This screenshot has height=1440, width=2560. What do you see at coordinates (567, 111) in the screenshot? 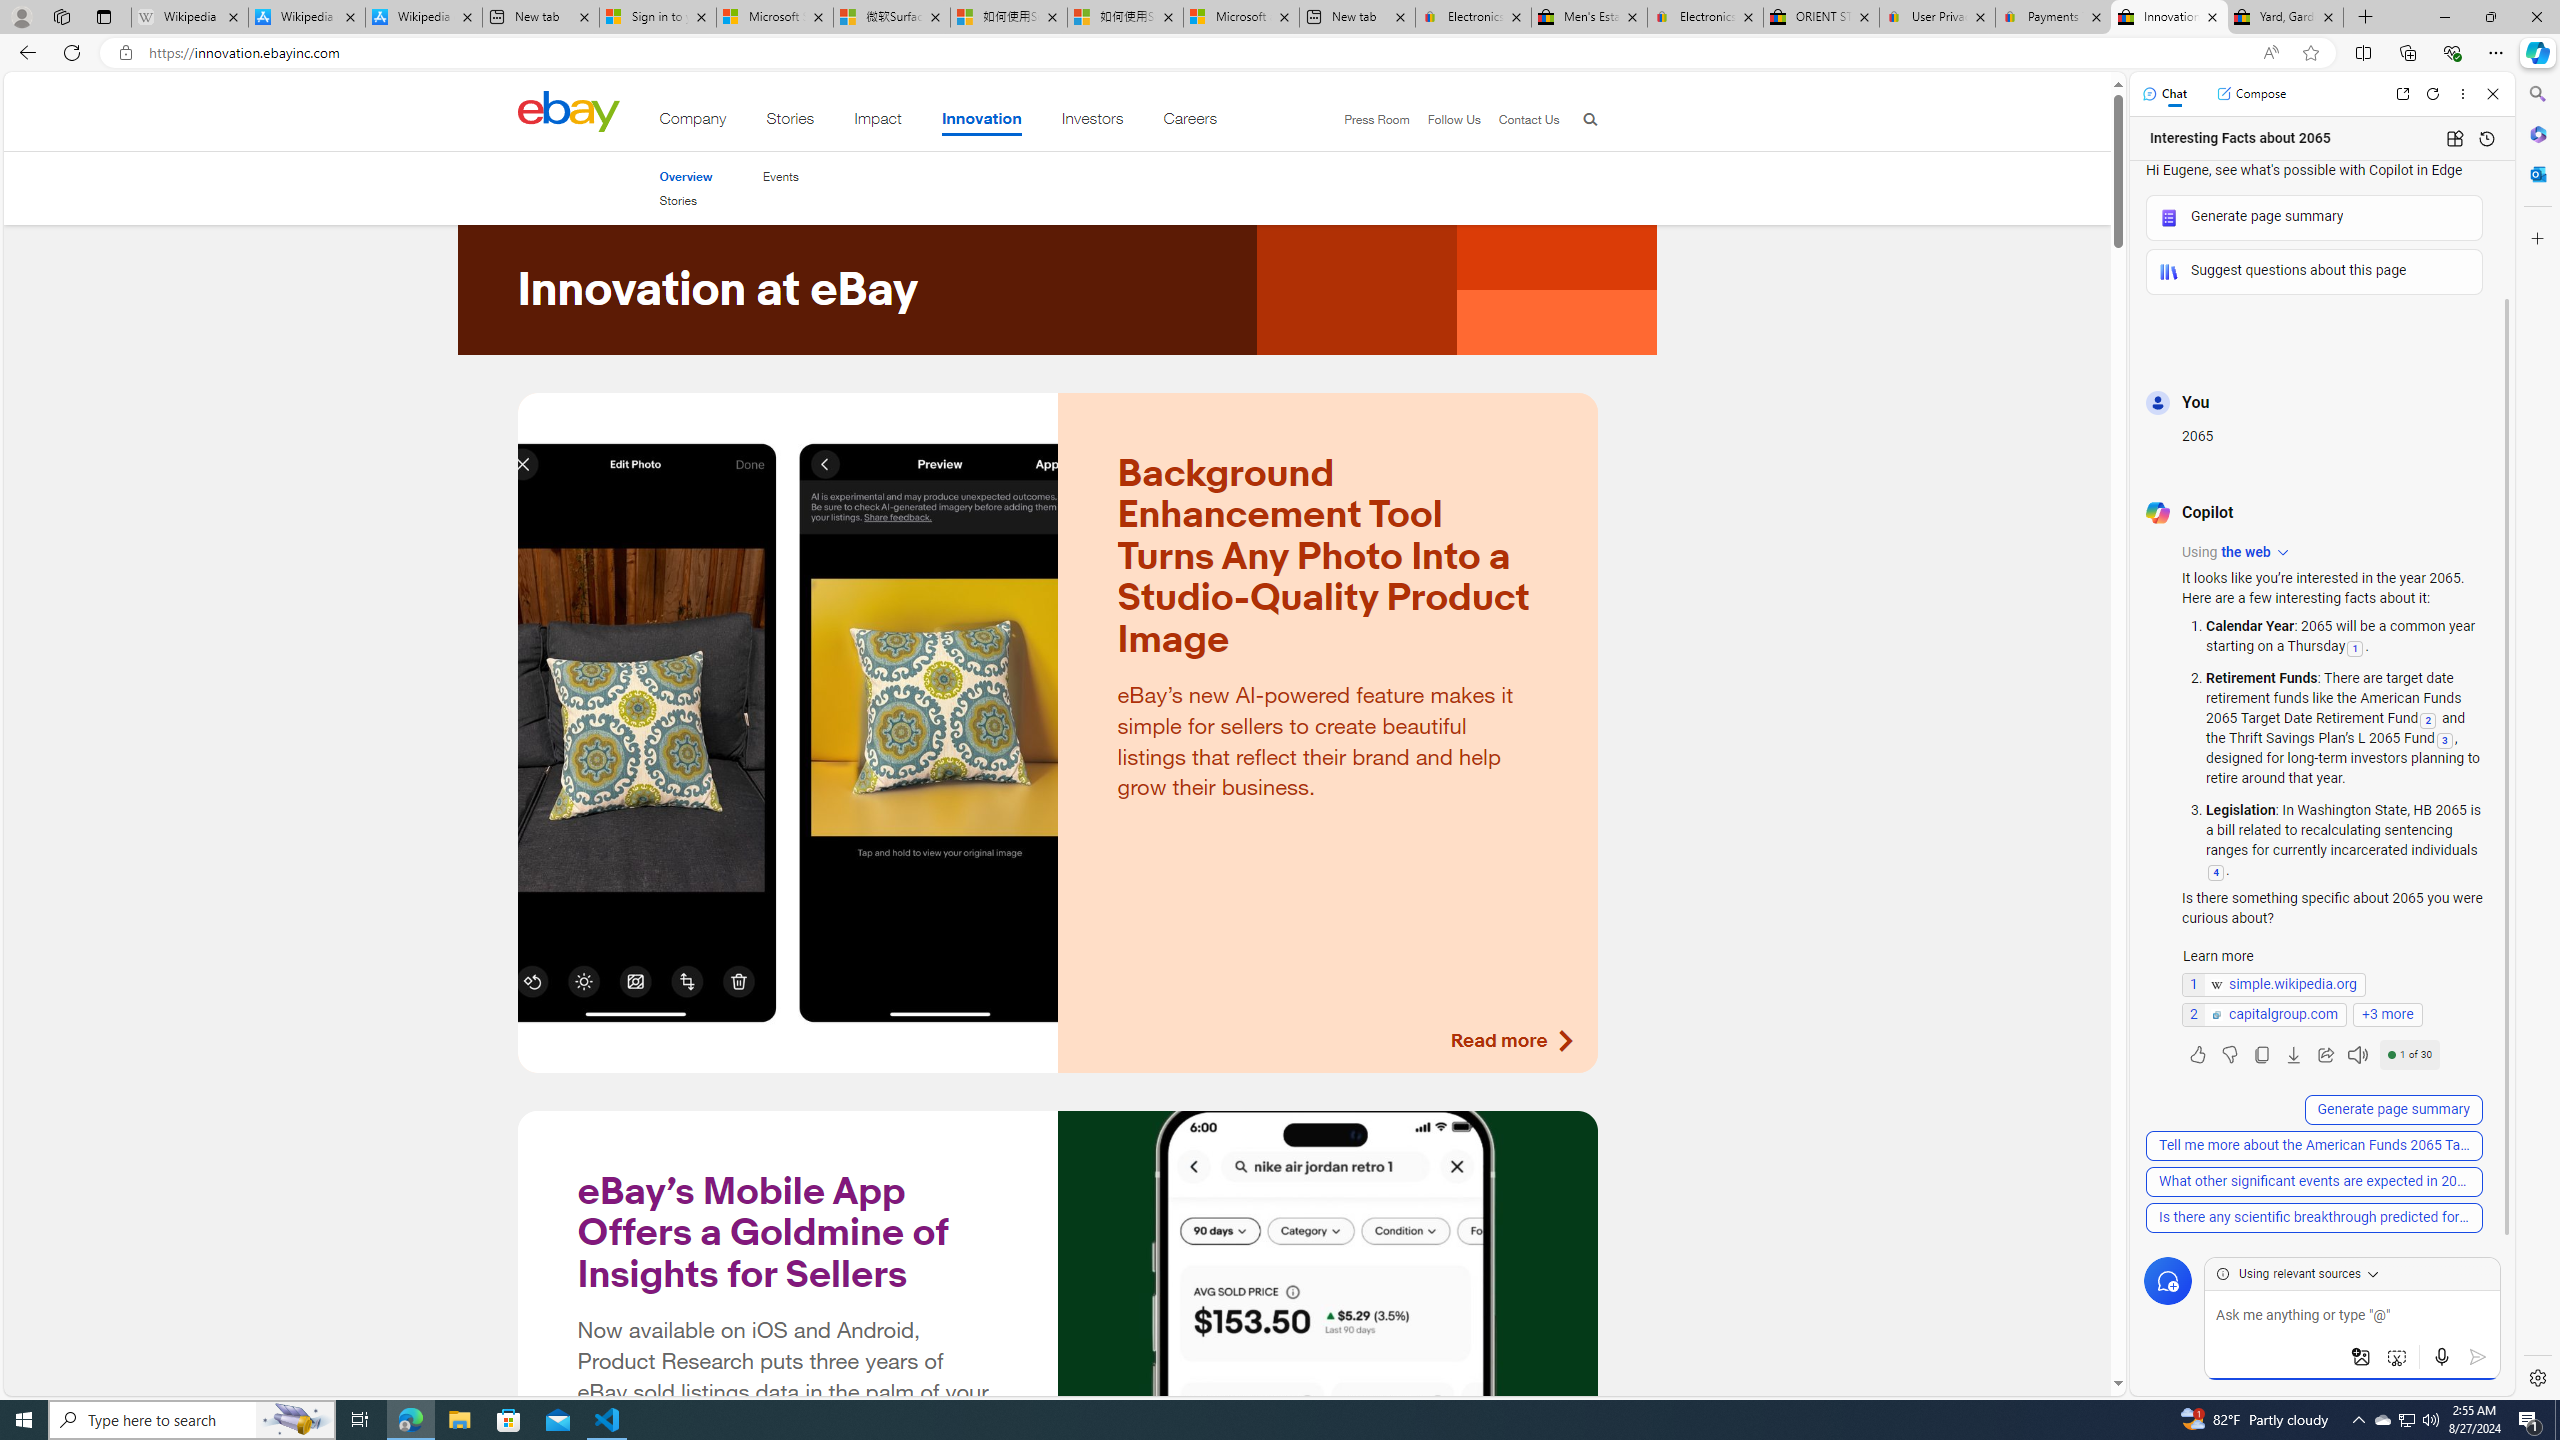
I see `'Class: desktop'` at bounding box center [567, 111].